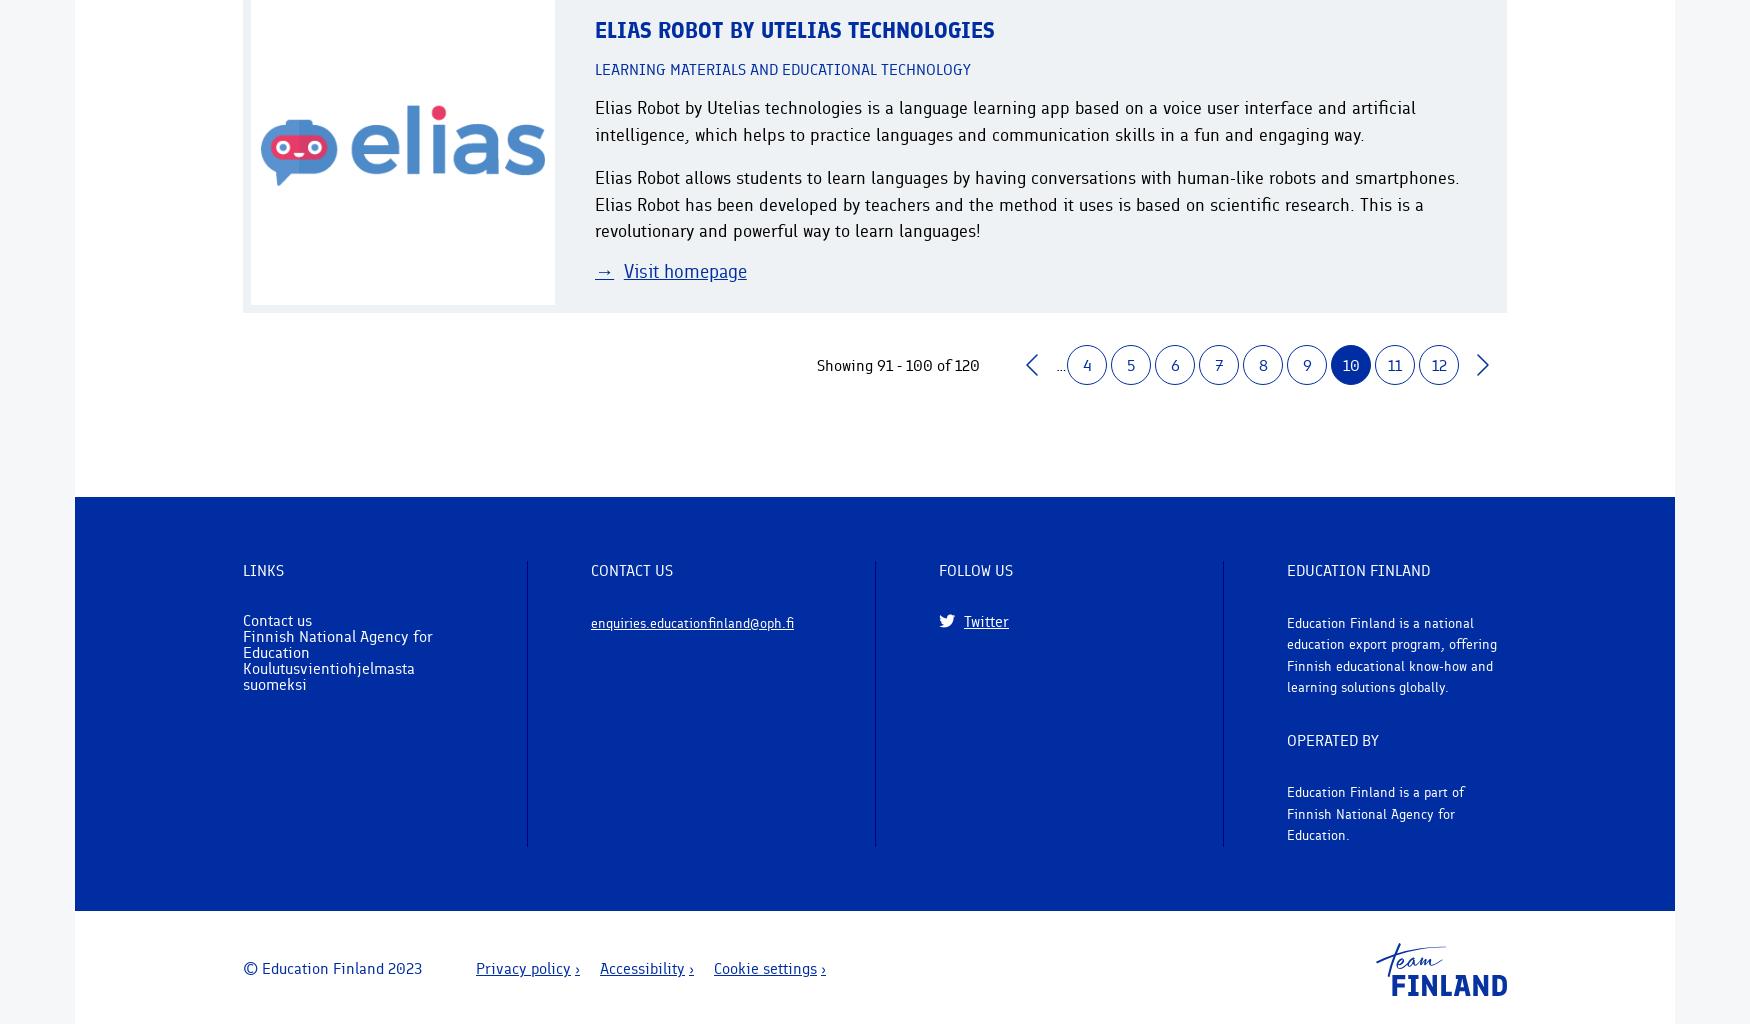 The height and width of the screenshot is (1024, 1750). What do you see at coordinates (522, 968) in the screenshot?
I see `'Privacy policy'` at bounding box center [522, 968].